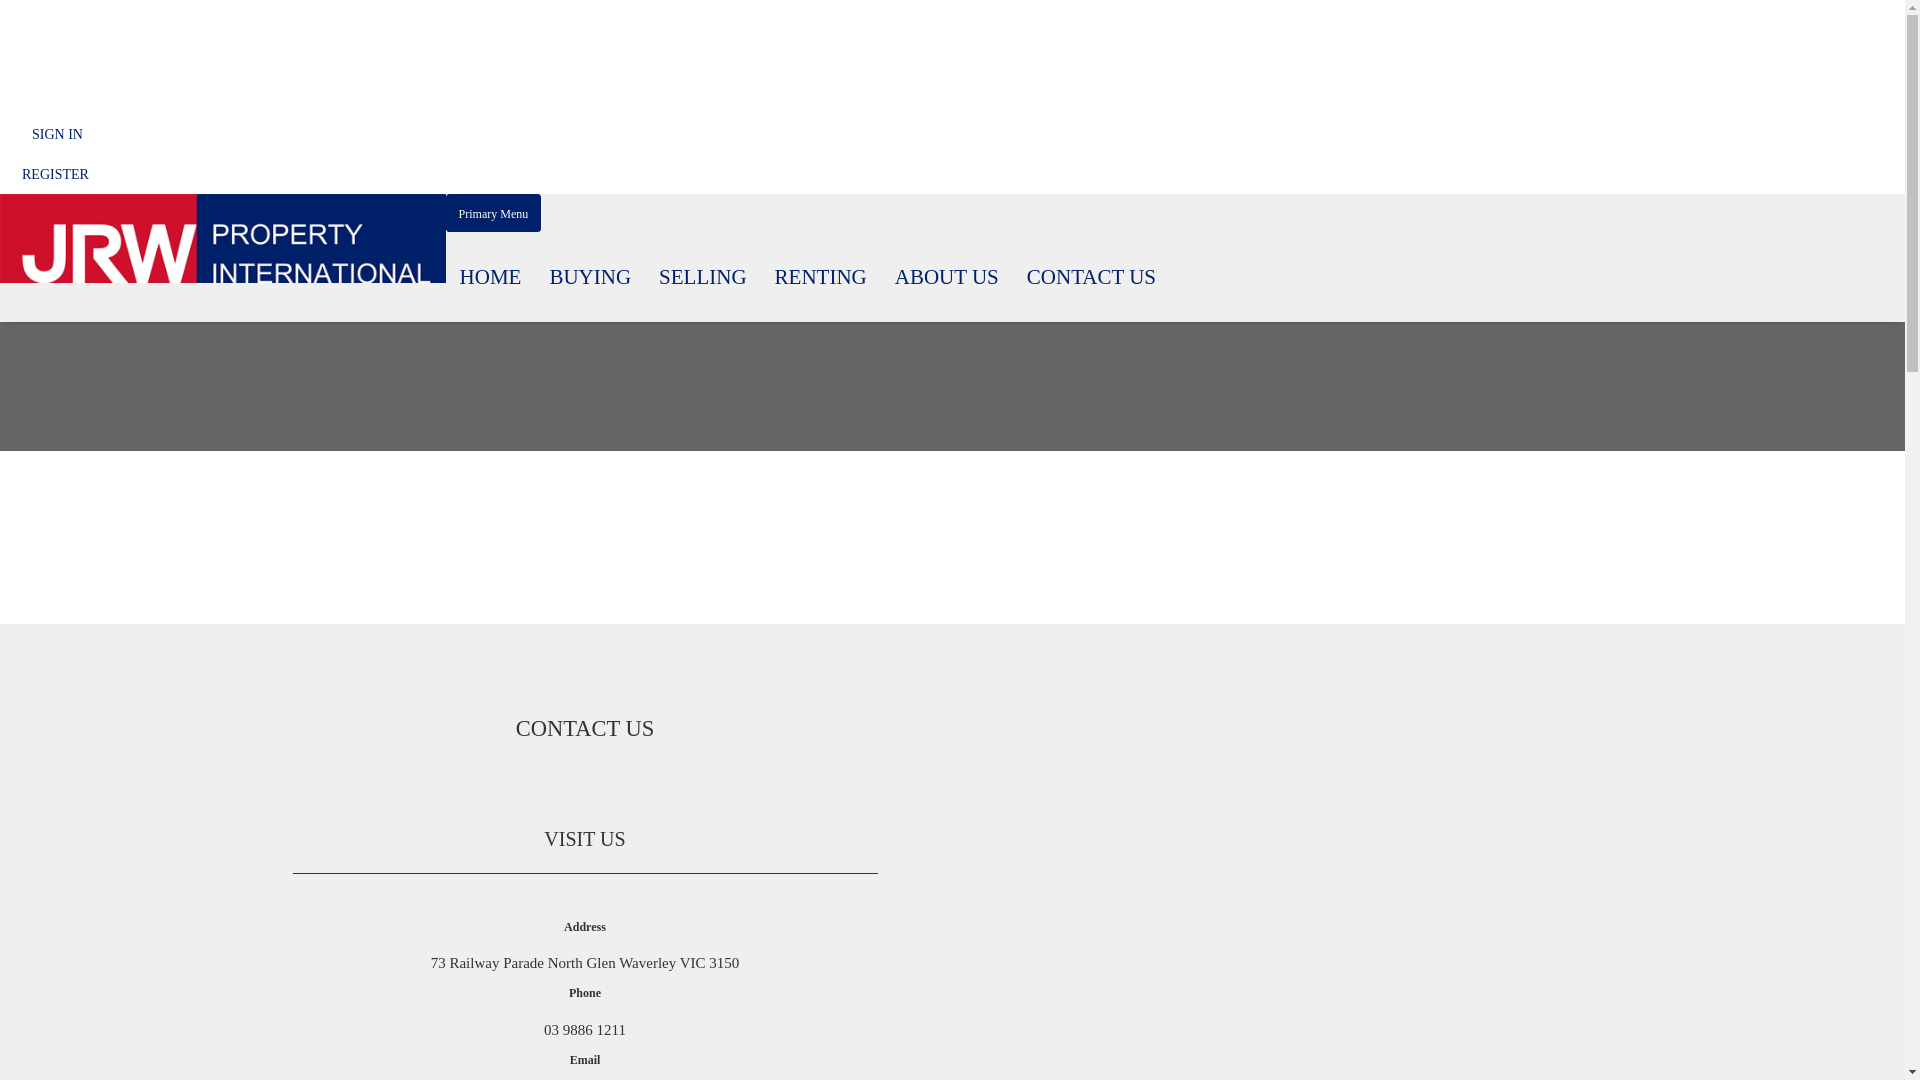 This screenshot has width=1920, height=1080. What do you see at coordinates (57, 135) in the screenshot?
I see `'SIGN IN'` at bounding box center [57, 135].